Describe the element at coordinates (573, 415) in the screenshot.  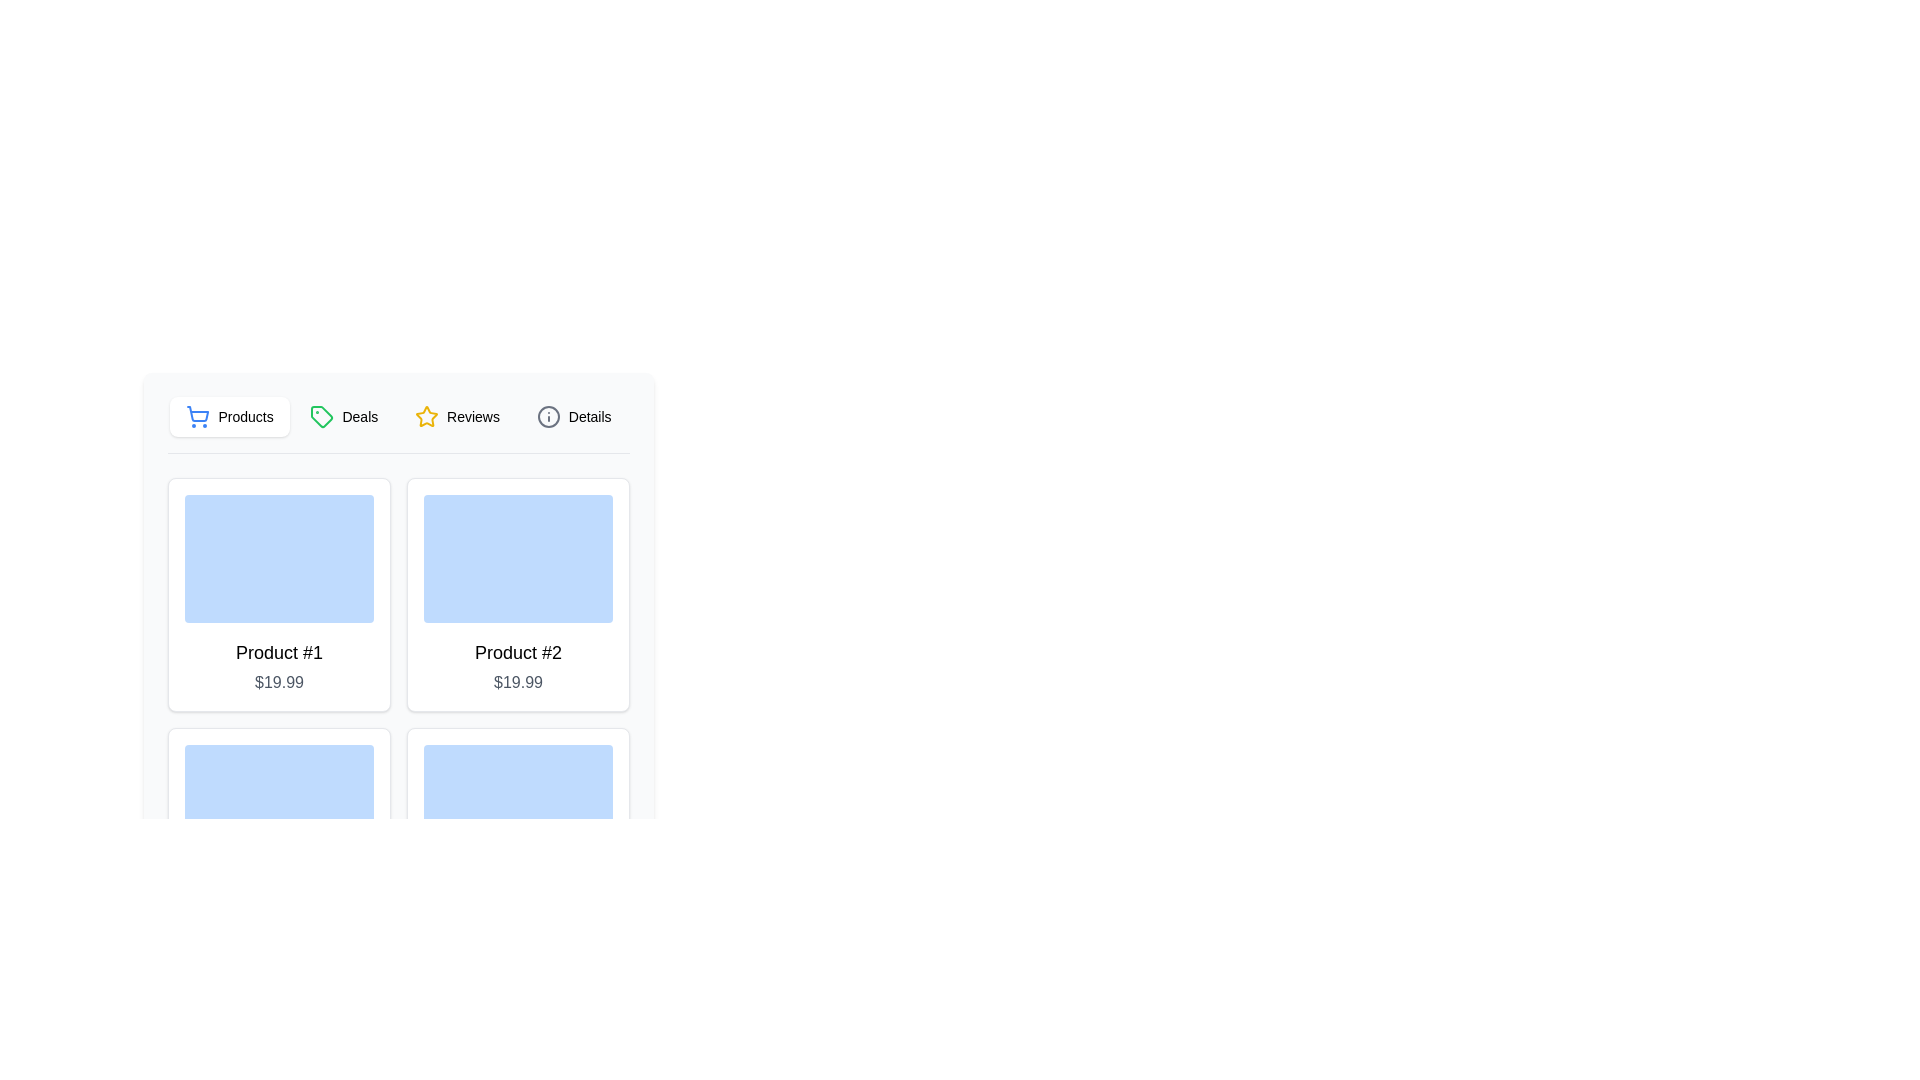
I see `the 'Details' button, which is the fourth button in a row of sibling buttons` at that location.